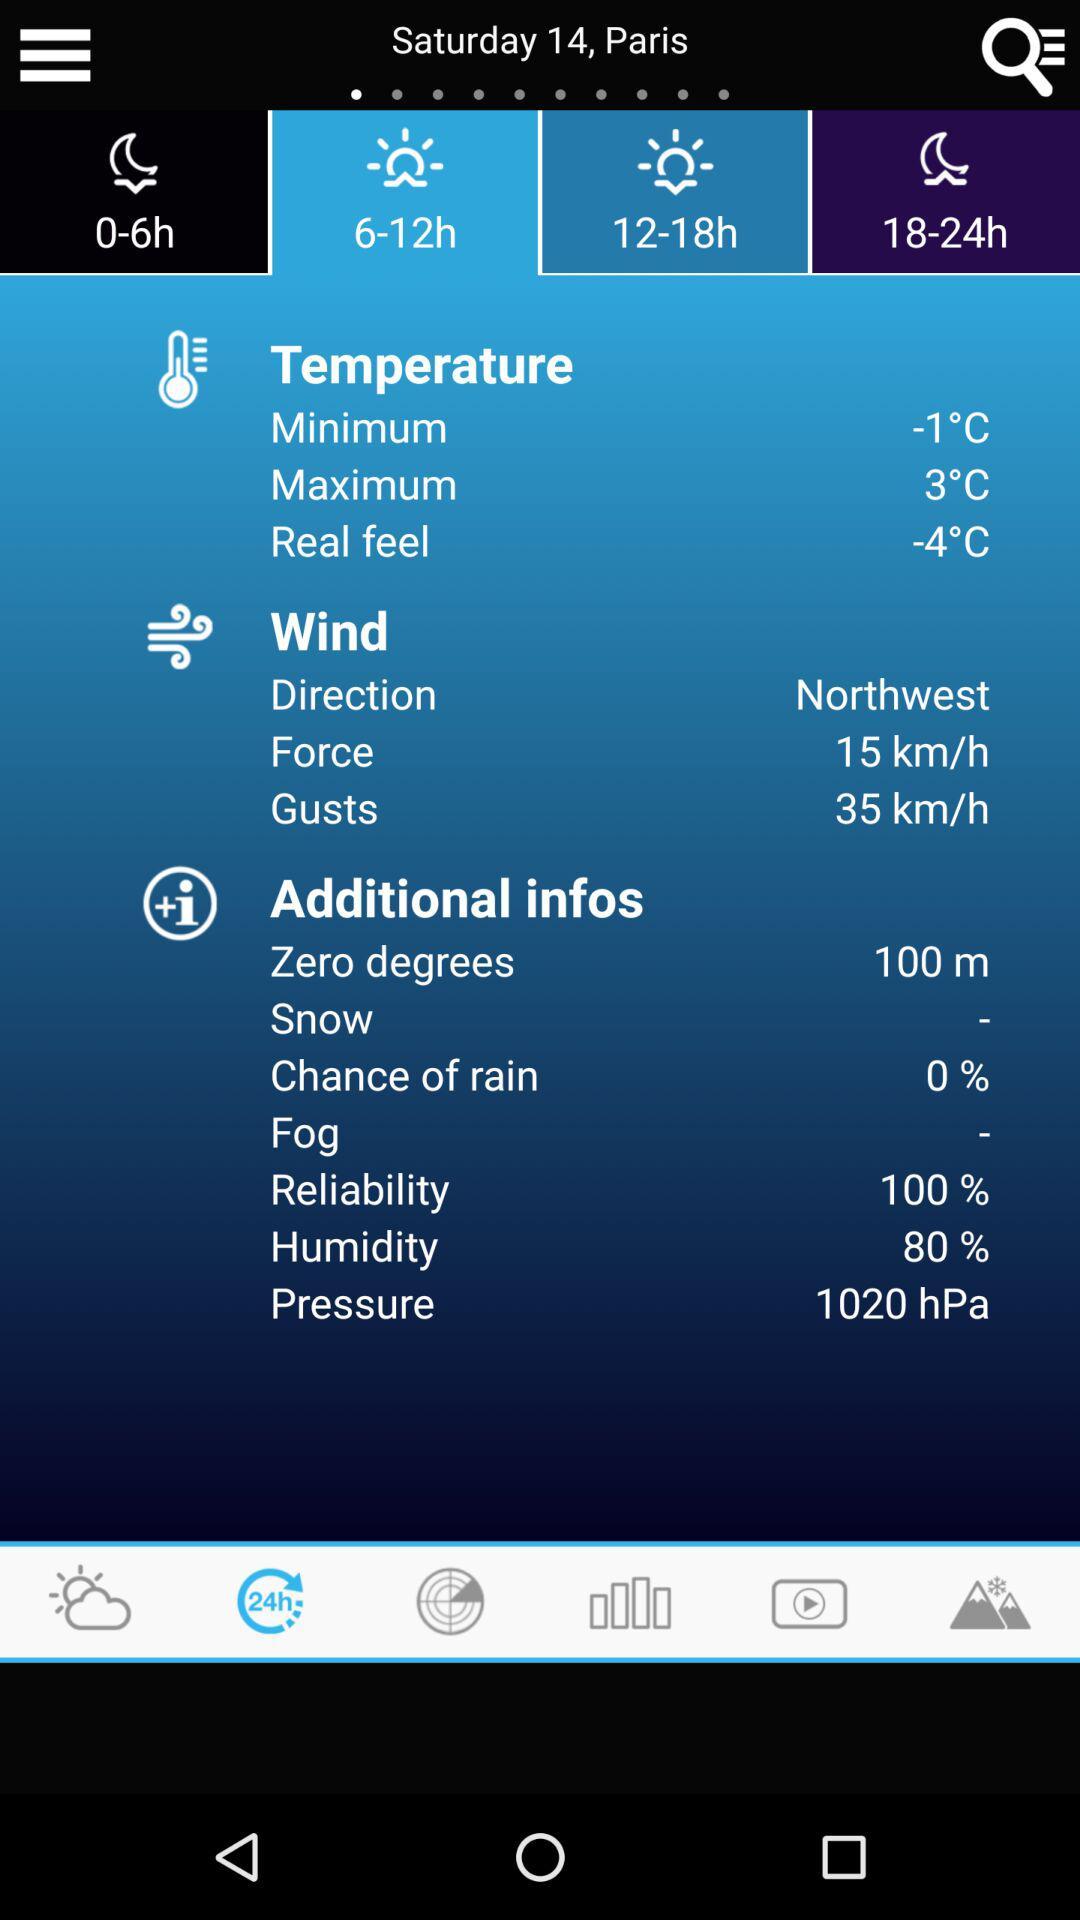  I want to click on open menu, so click(54, 55).